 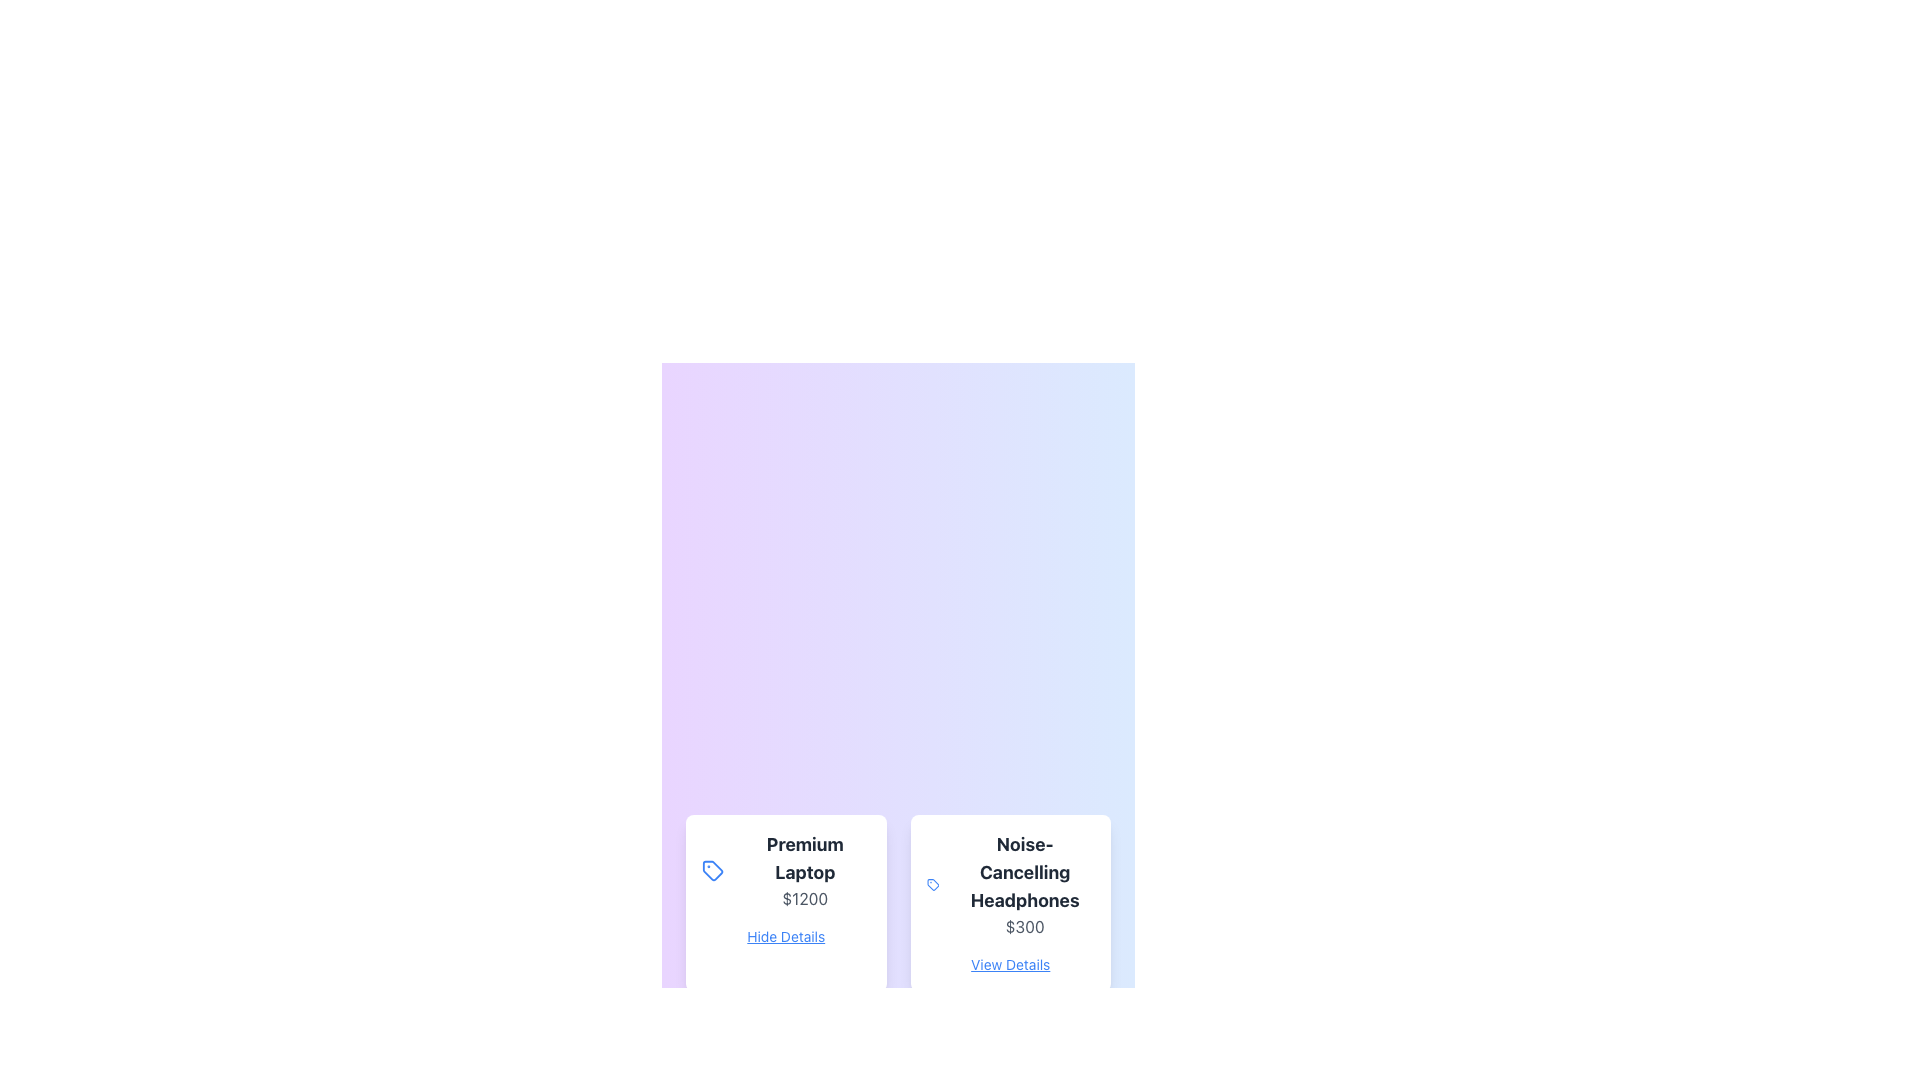 What do you see at coordinates (713, 869) in the screenshot?
I see `the blue tag-shaped icon located to the left of the 'Premium Laptop' text within the card element displaying the price '$1200'` at bounding box center [713, 869].